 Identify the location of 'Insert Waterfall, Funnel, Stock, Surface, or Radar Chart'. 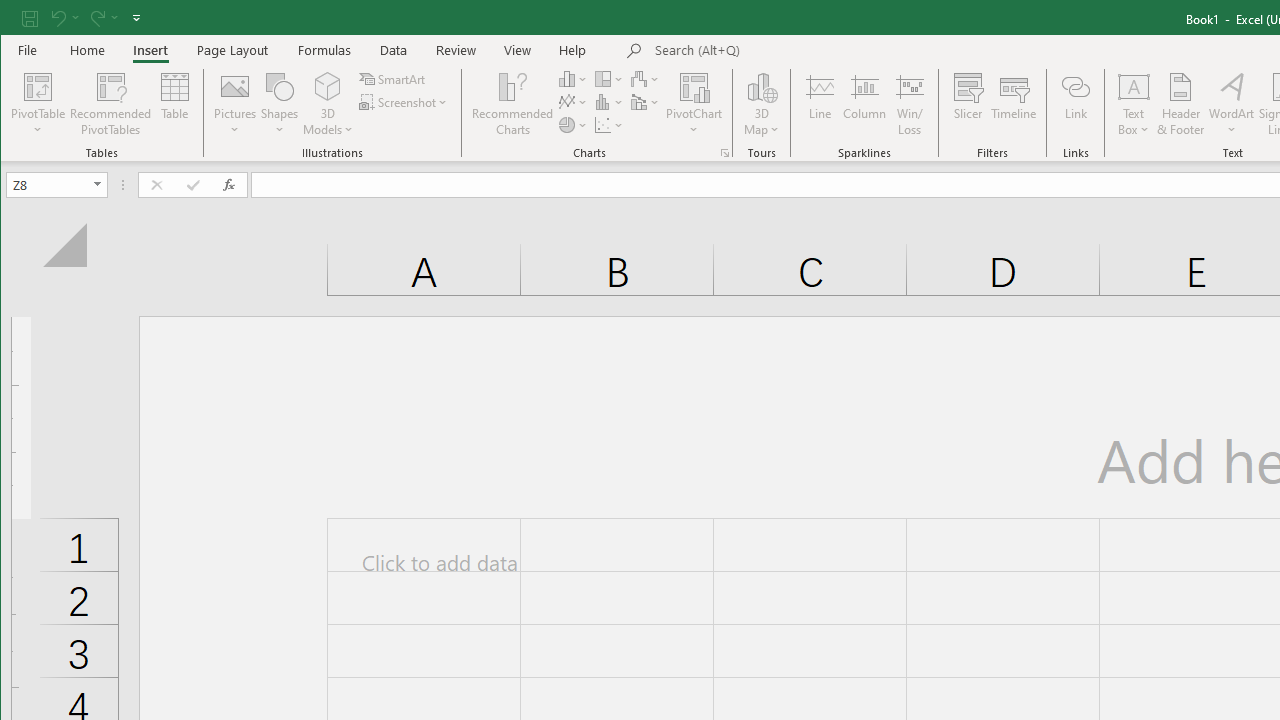
(646, 78).